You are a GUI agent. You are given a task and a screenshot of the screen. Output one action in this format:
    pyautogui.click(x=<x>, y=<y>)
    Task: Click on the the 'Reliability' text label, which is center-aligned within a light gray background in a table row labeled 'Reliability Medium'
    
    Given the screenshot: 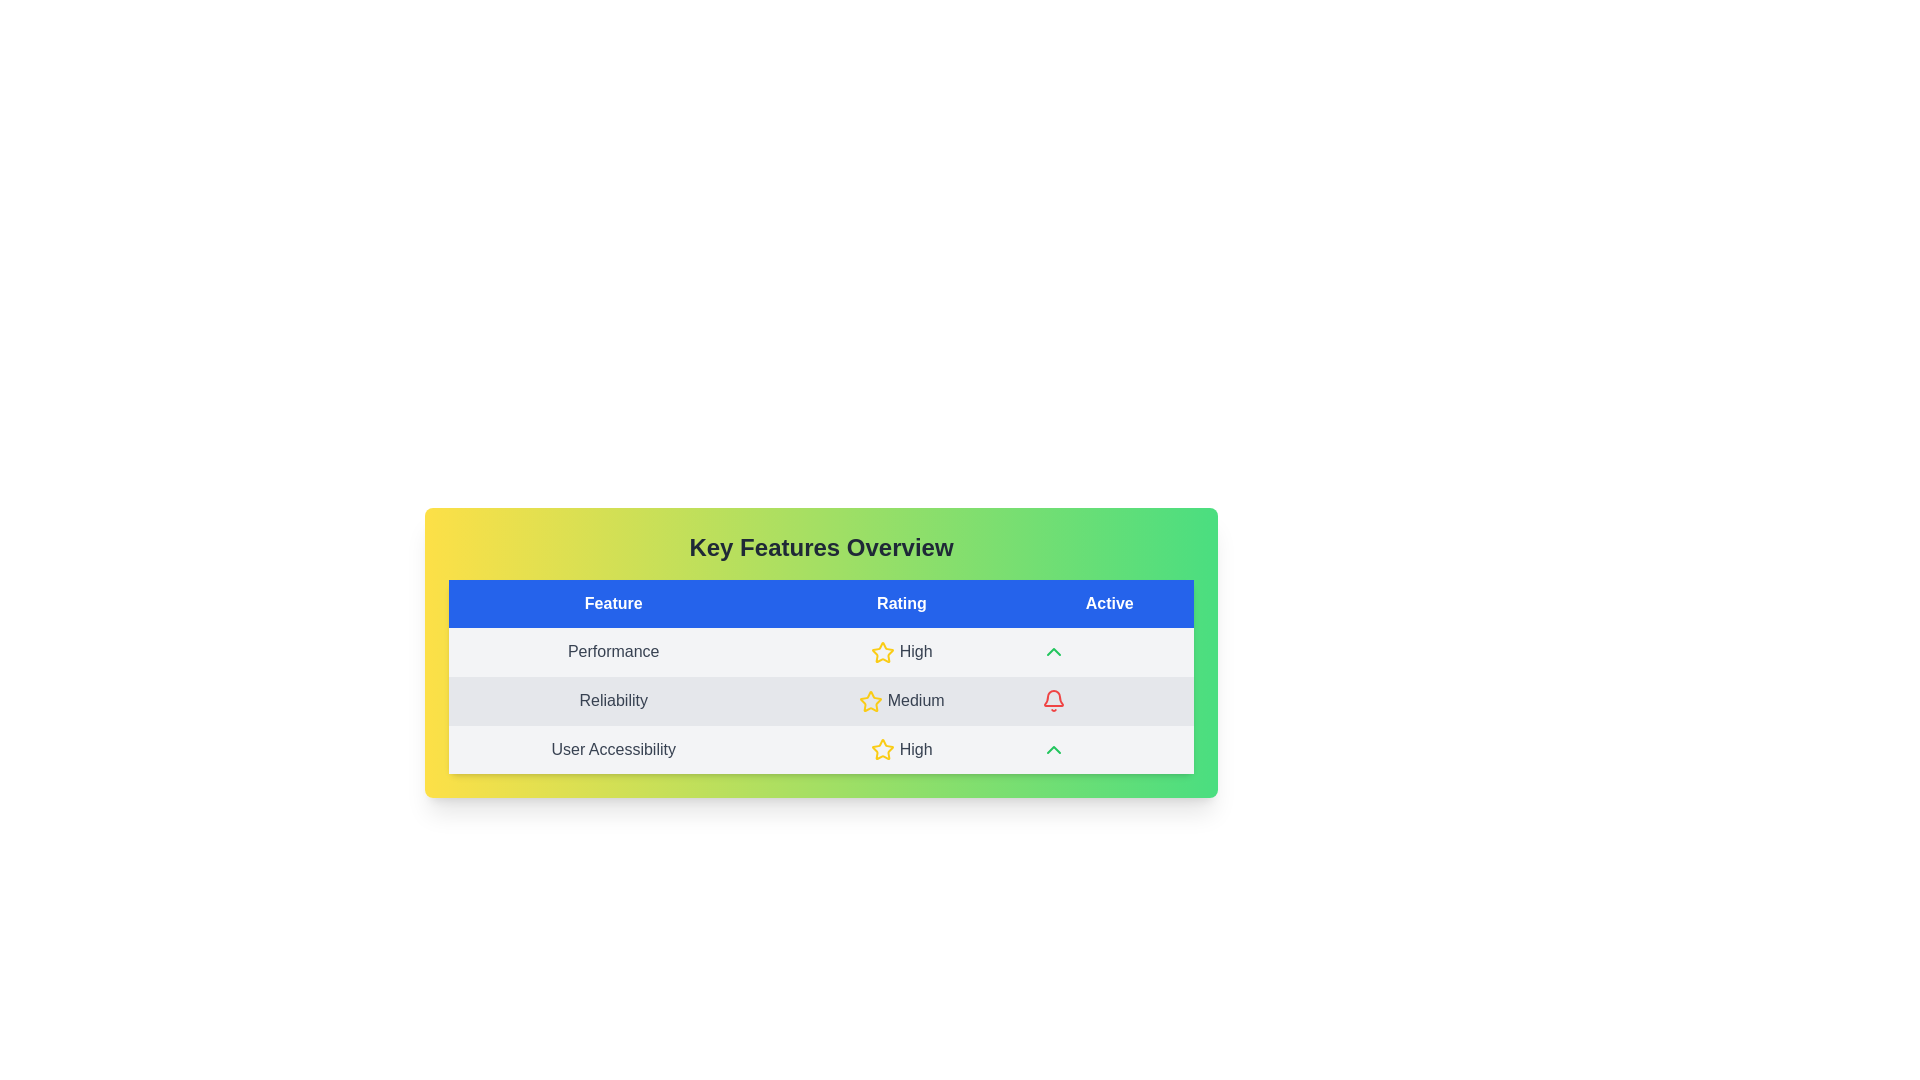 What is the action you would take?
    pyautogui.click(x=612, y=700)
    